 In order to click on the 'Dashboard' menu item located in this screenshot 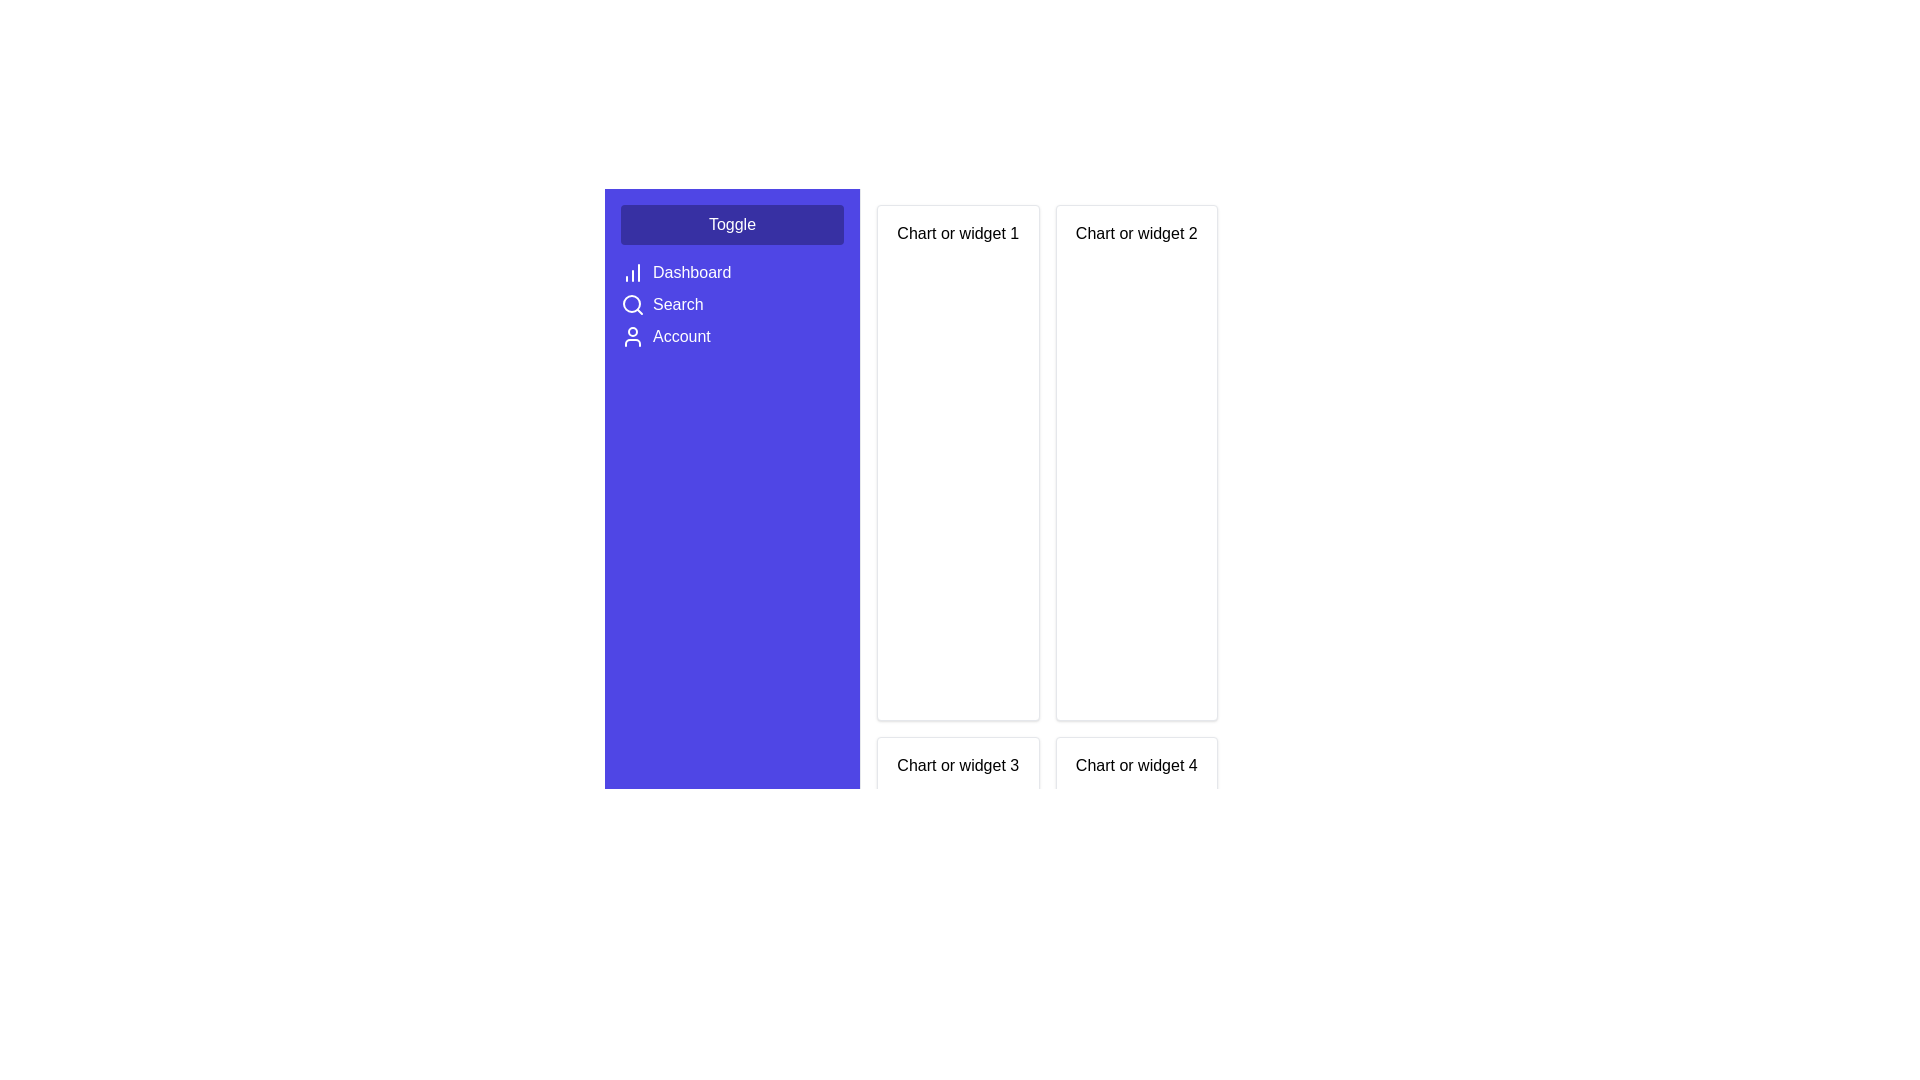, I will do `click(731, 273)`.